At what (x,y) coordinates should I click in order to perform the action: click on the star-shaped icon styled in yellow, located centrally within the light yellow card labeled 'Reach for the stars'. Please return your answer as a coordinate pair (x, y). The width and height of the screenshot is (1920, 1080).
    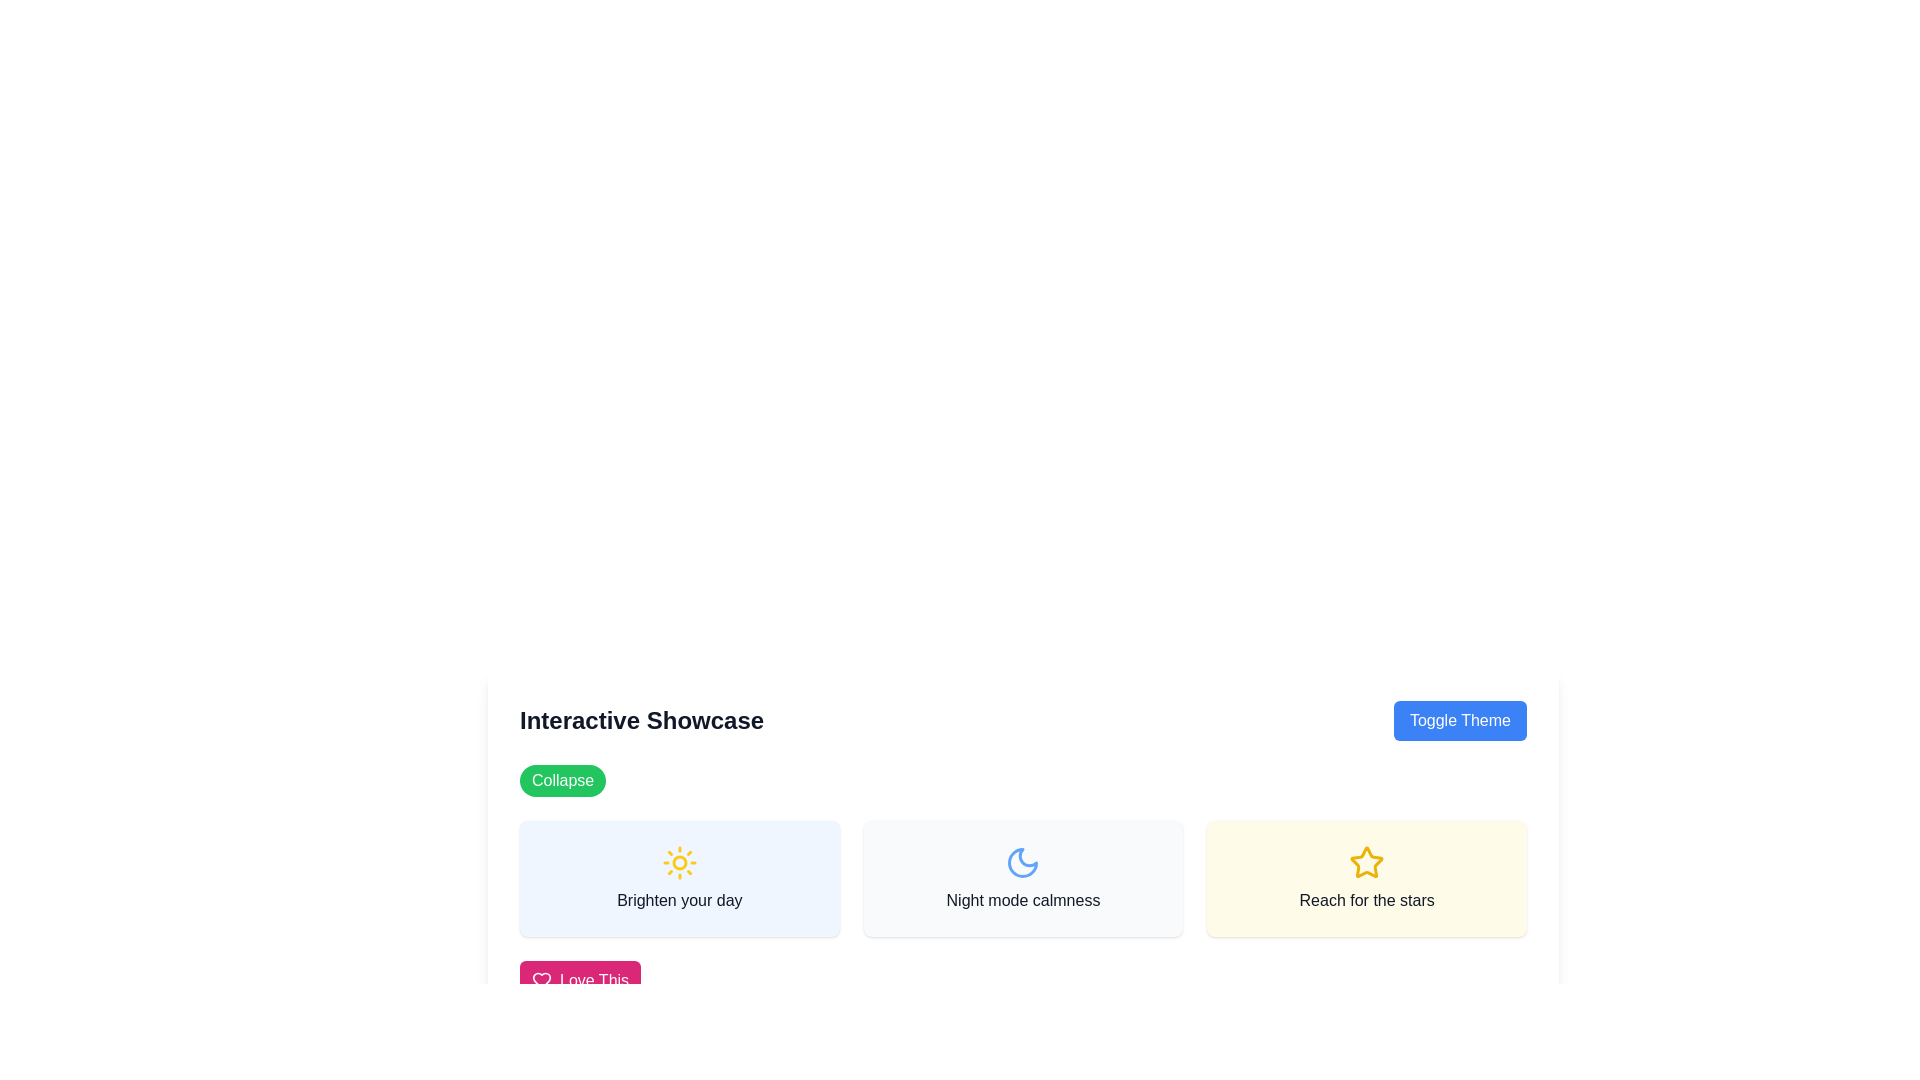
    Looking at the image, I should click on (1366, 861).